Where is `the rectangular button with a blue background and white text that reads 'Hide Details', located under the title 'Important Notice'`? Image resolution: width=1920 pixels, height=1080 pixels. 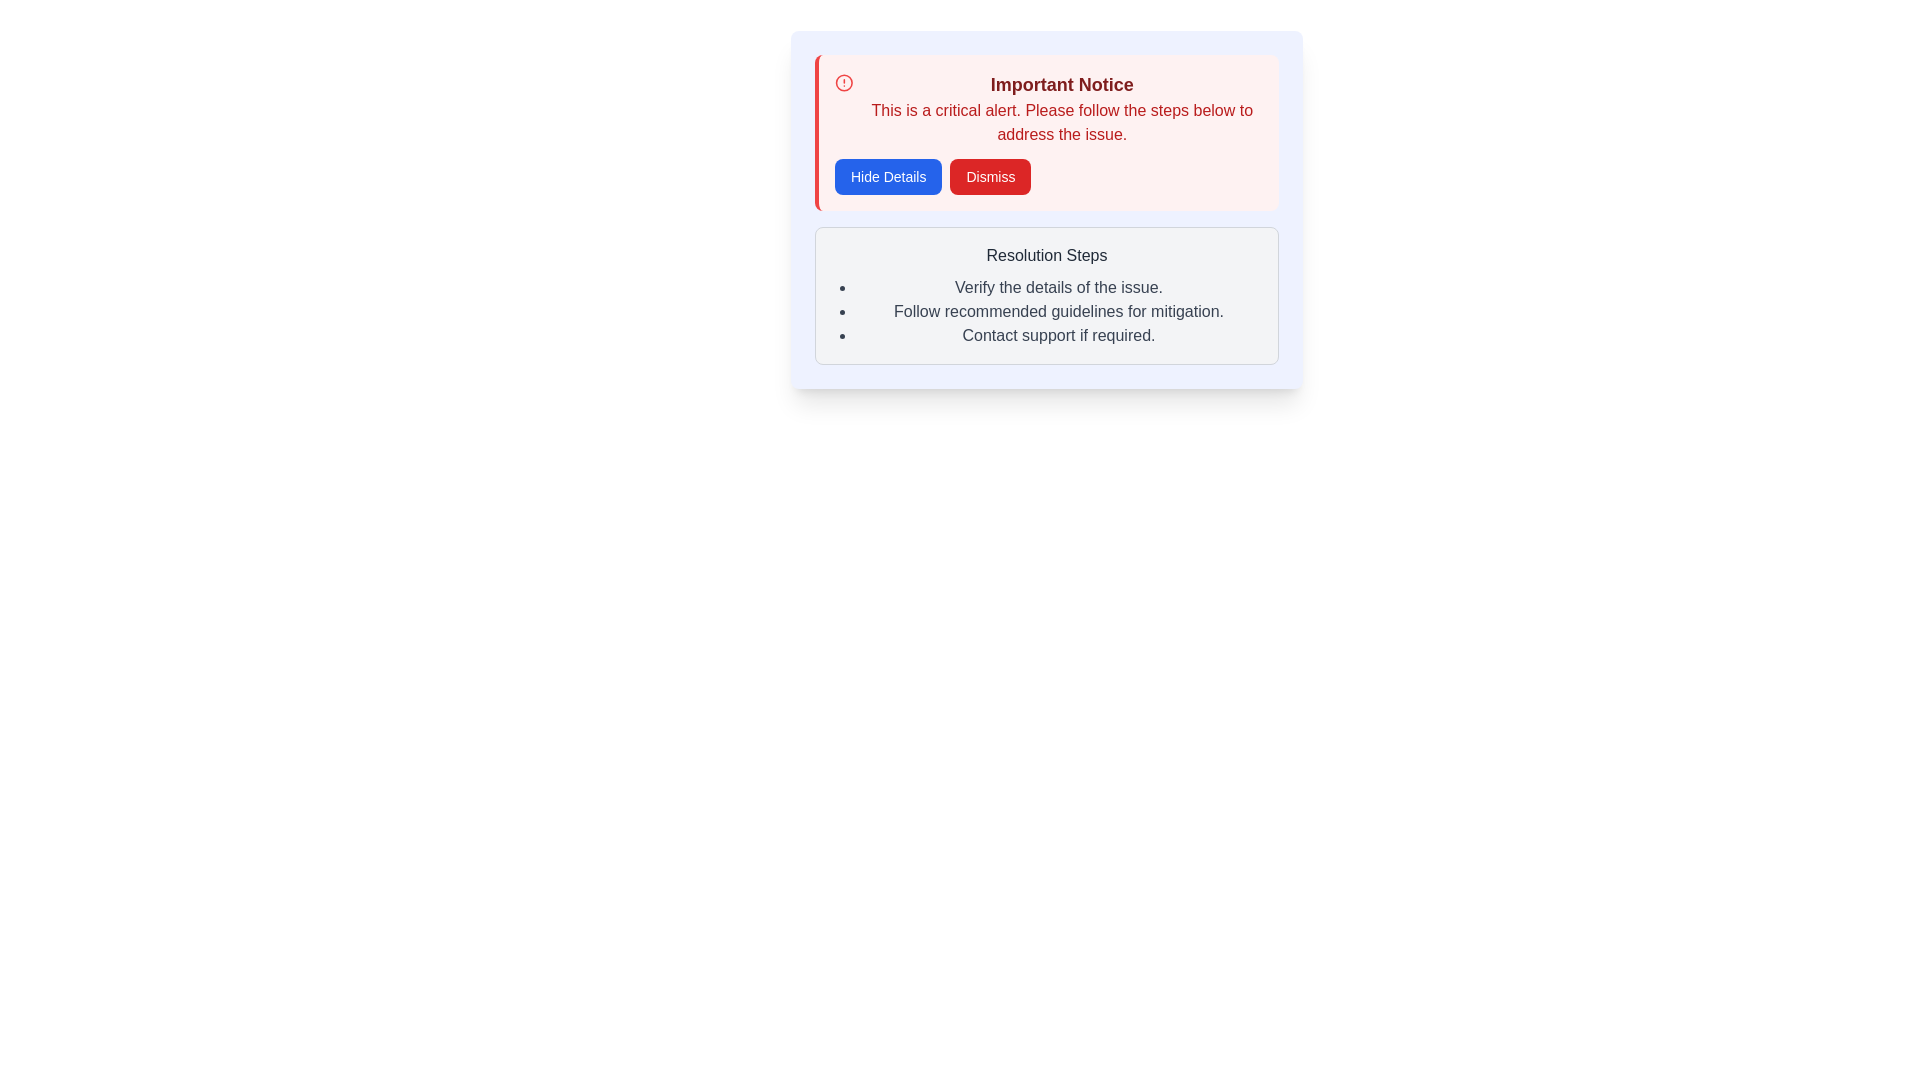
the rectangular button with a blue background and white text that reads 'Hide Details', located under the title 'Important Notice' is located at coordinates (887, 176).